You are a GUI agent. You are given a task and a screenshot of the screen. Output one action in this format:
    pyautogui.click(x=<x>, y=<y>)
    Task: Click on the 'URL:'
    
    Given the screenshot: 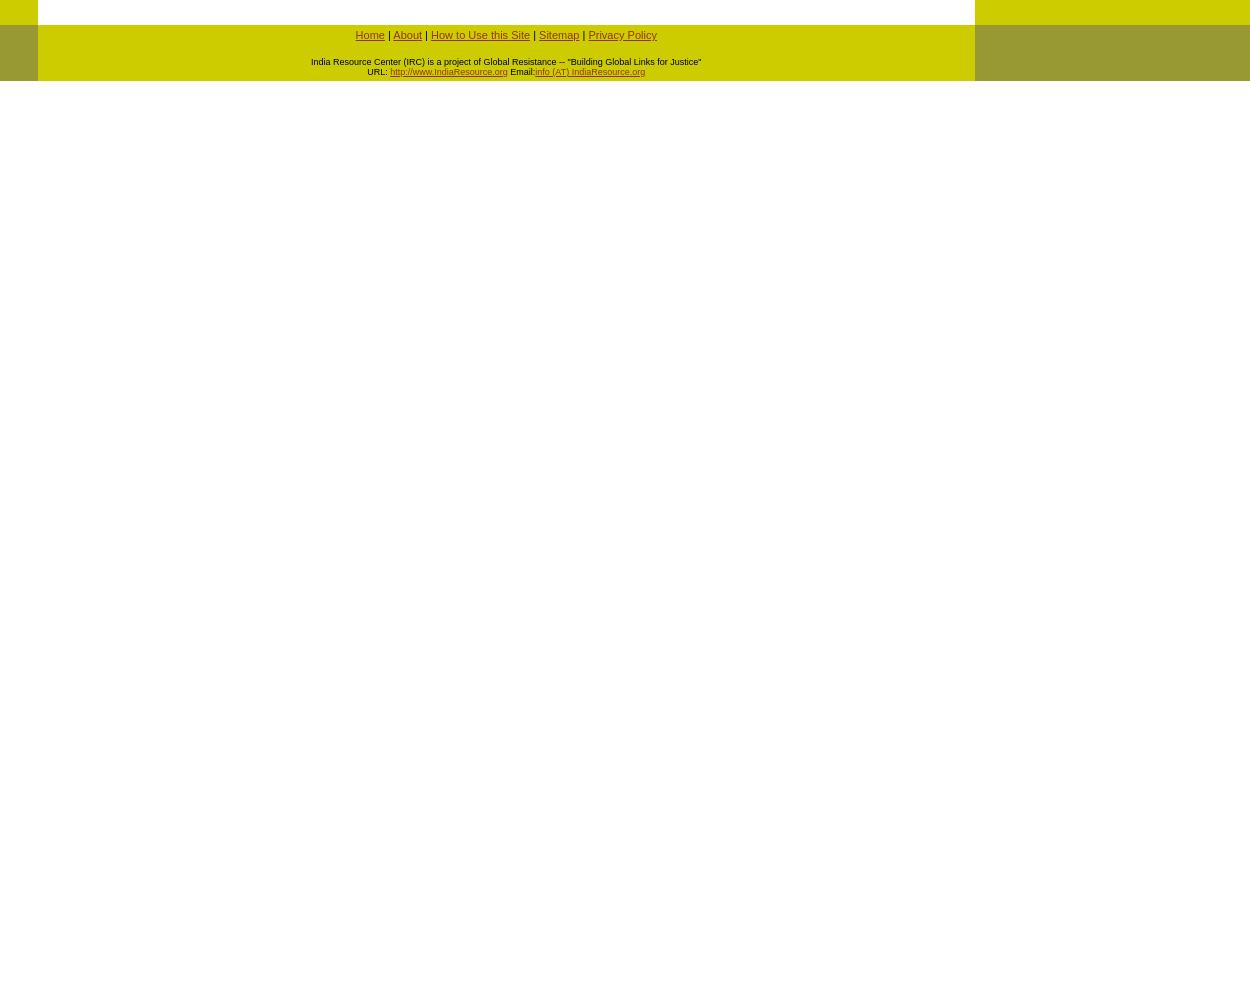 What is the action you would take?
    pyautogui.click(x=378, y=71)
    